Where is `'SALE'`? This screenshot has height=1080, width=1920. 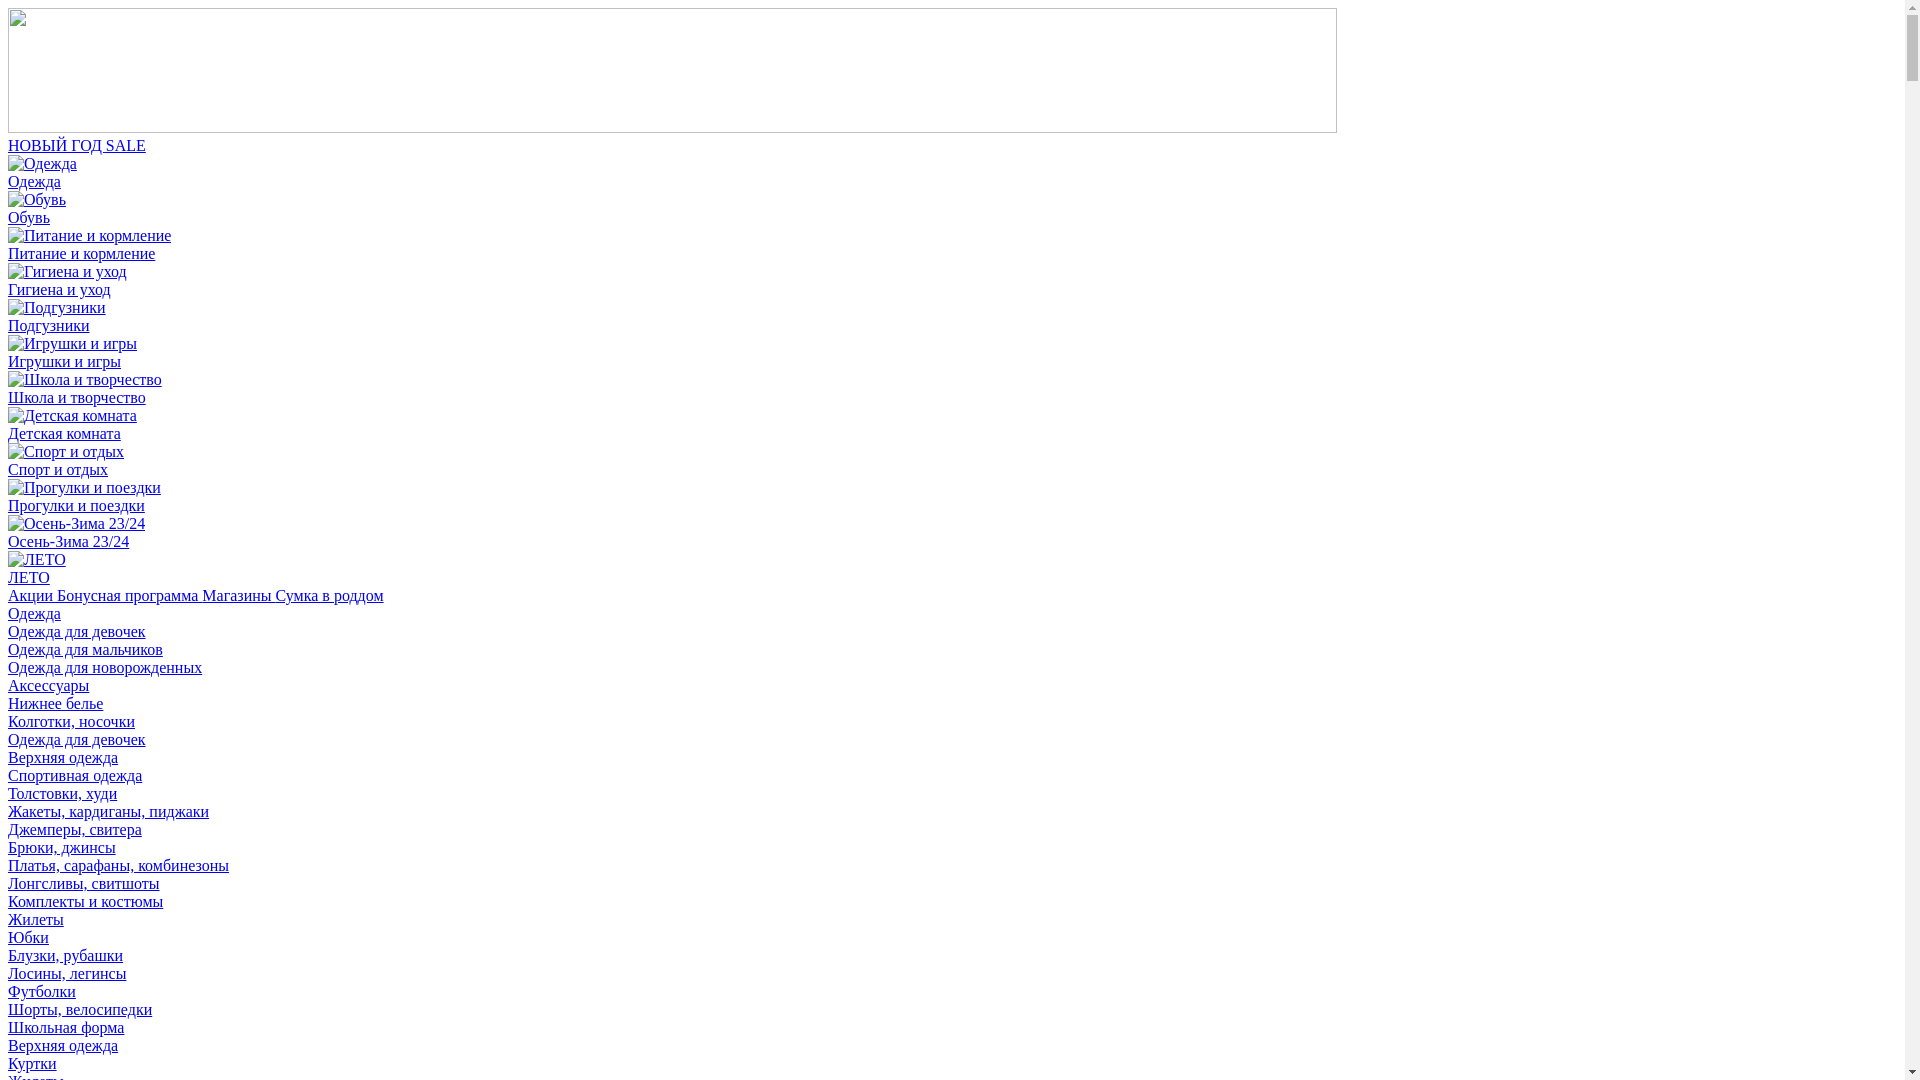
'SALE' is located at coordinates (124, 144).